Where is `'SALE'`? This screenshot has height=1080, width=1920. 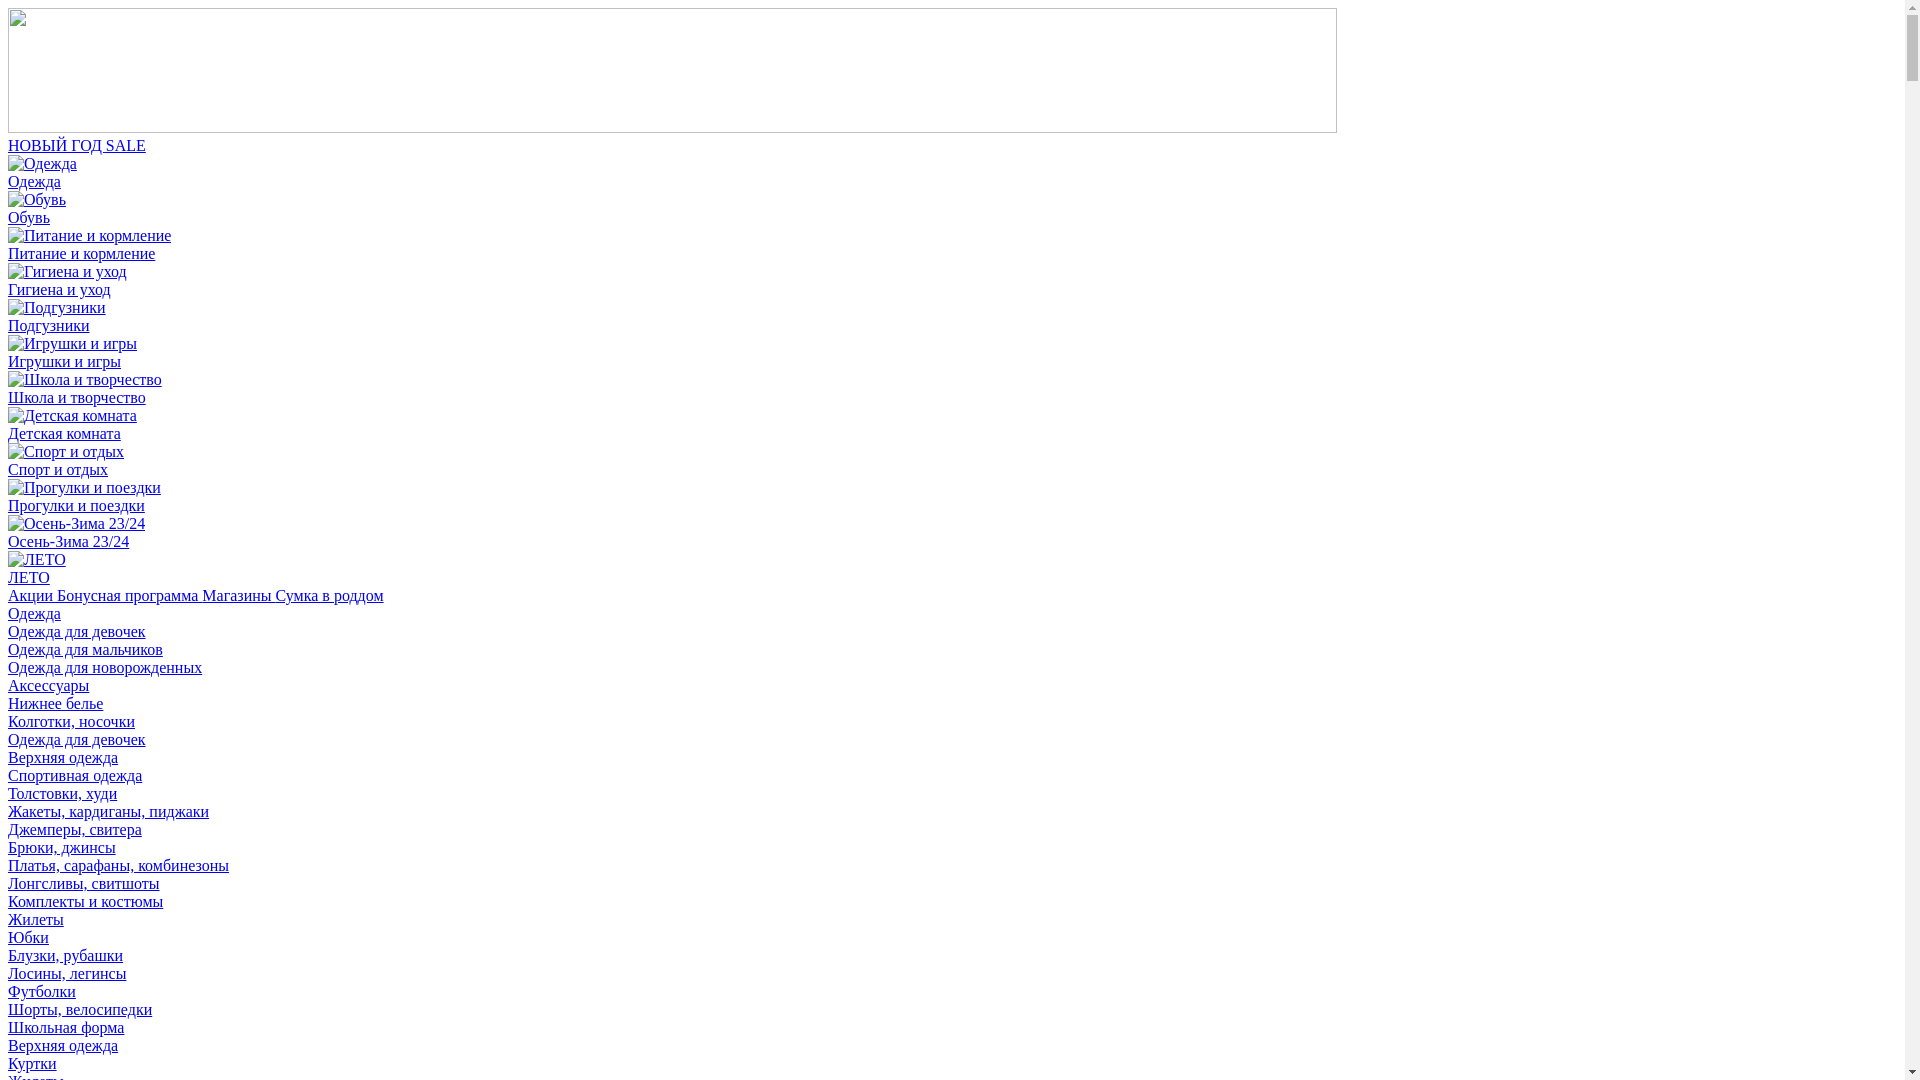
'SALE' is located at coordinates (124, 144).